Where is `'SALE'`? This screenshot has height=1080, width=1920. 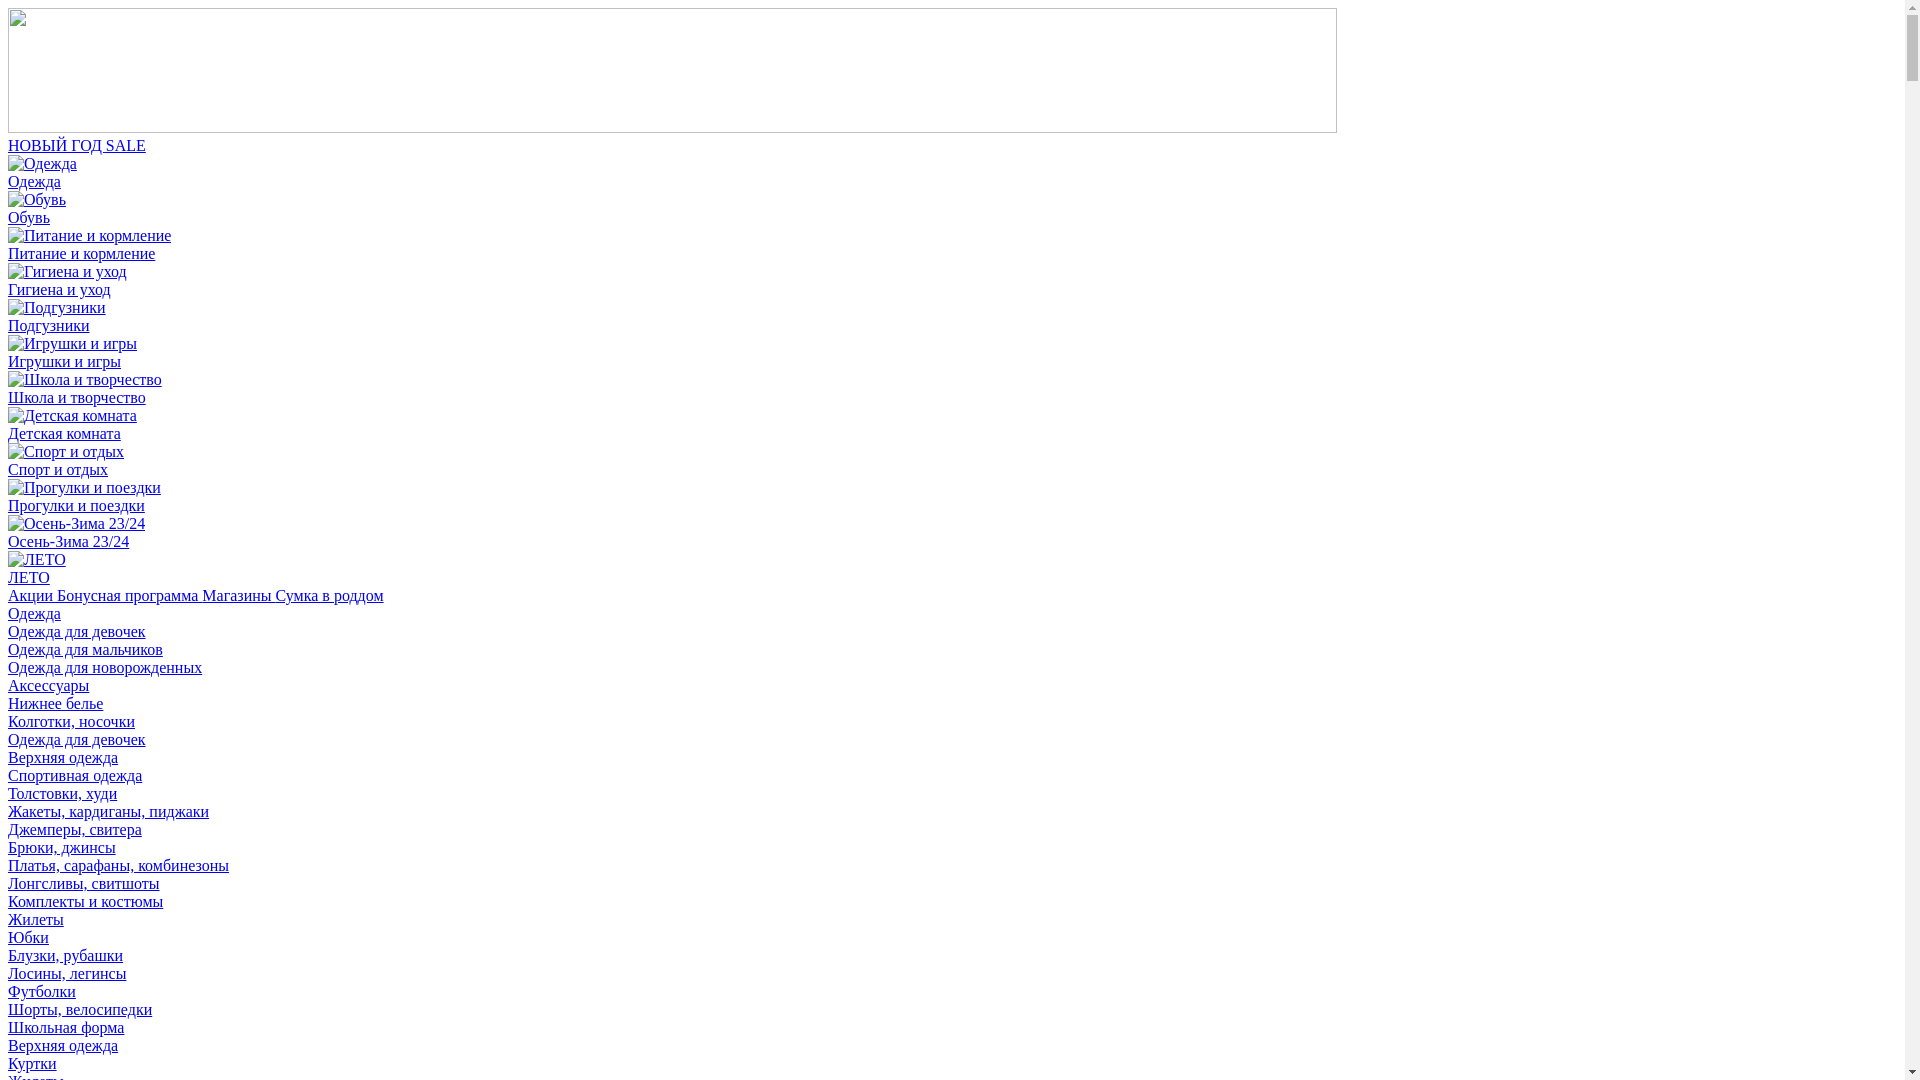
'SALE' is located at coordinates (124, 144).